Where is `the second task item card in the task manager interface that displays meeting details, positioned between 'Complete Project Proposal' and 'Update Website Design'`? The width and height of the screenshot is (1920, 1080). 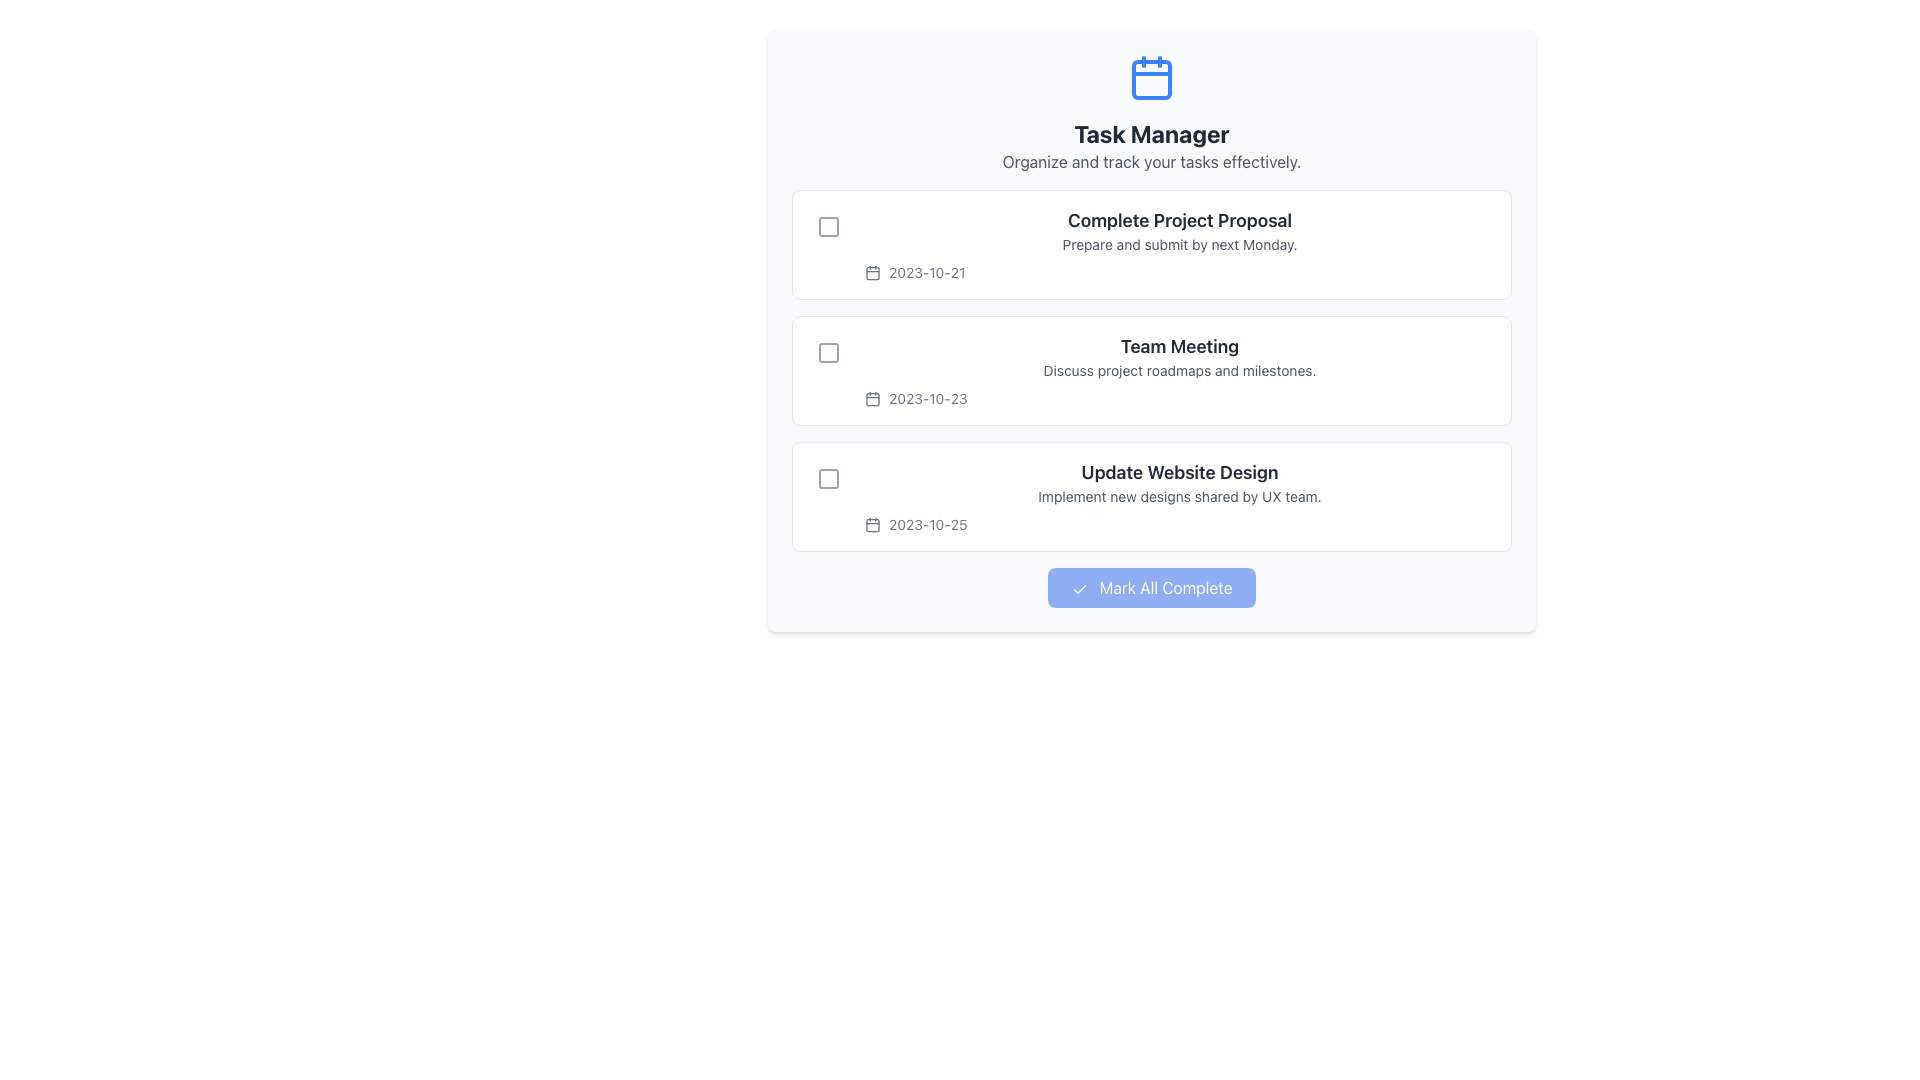
the second task item card in the task manager interface that displays meeting details, positioned between 'Complete Project Proposal' and 'Update Website Design' is located at coordinates (1180, 370).